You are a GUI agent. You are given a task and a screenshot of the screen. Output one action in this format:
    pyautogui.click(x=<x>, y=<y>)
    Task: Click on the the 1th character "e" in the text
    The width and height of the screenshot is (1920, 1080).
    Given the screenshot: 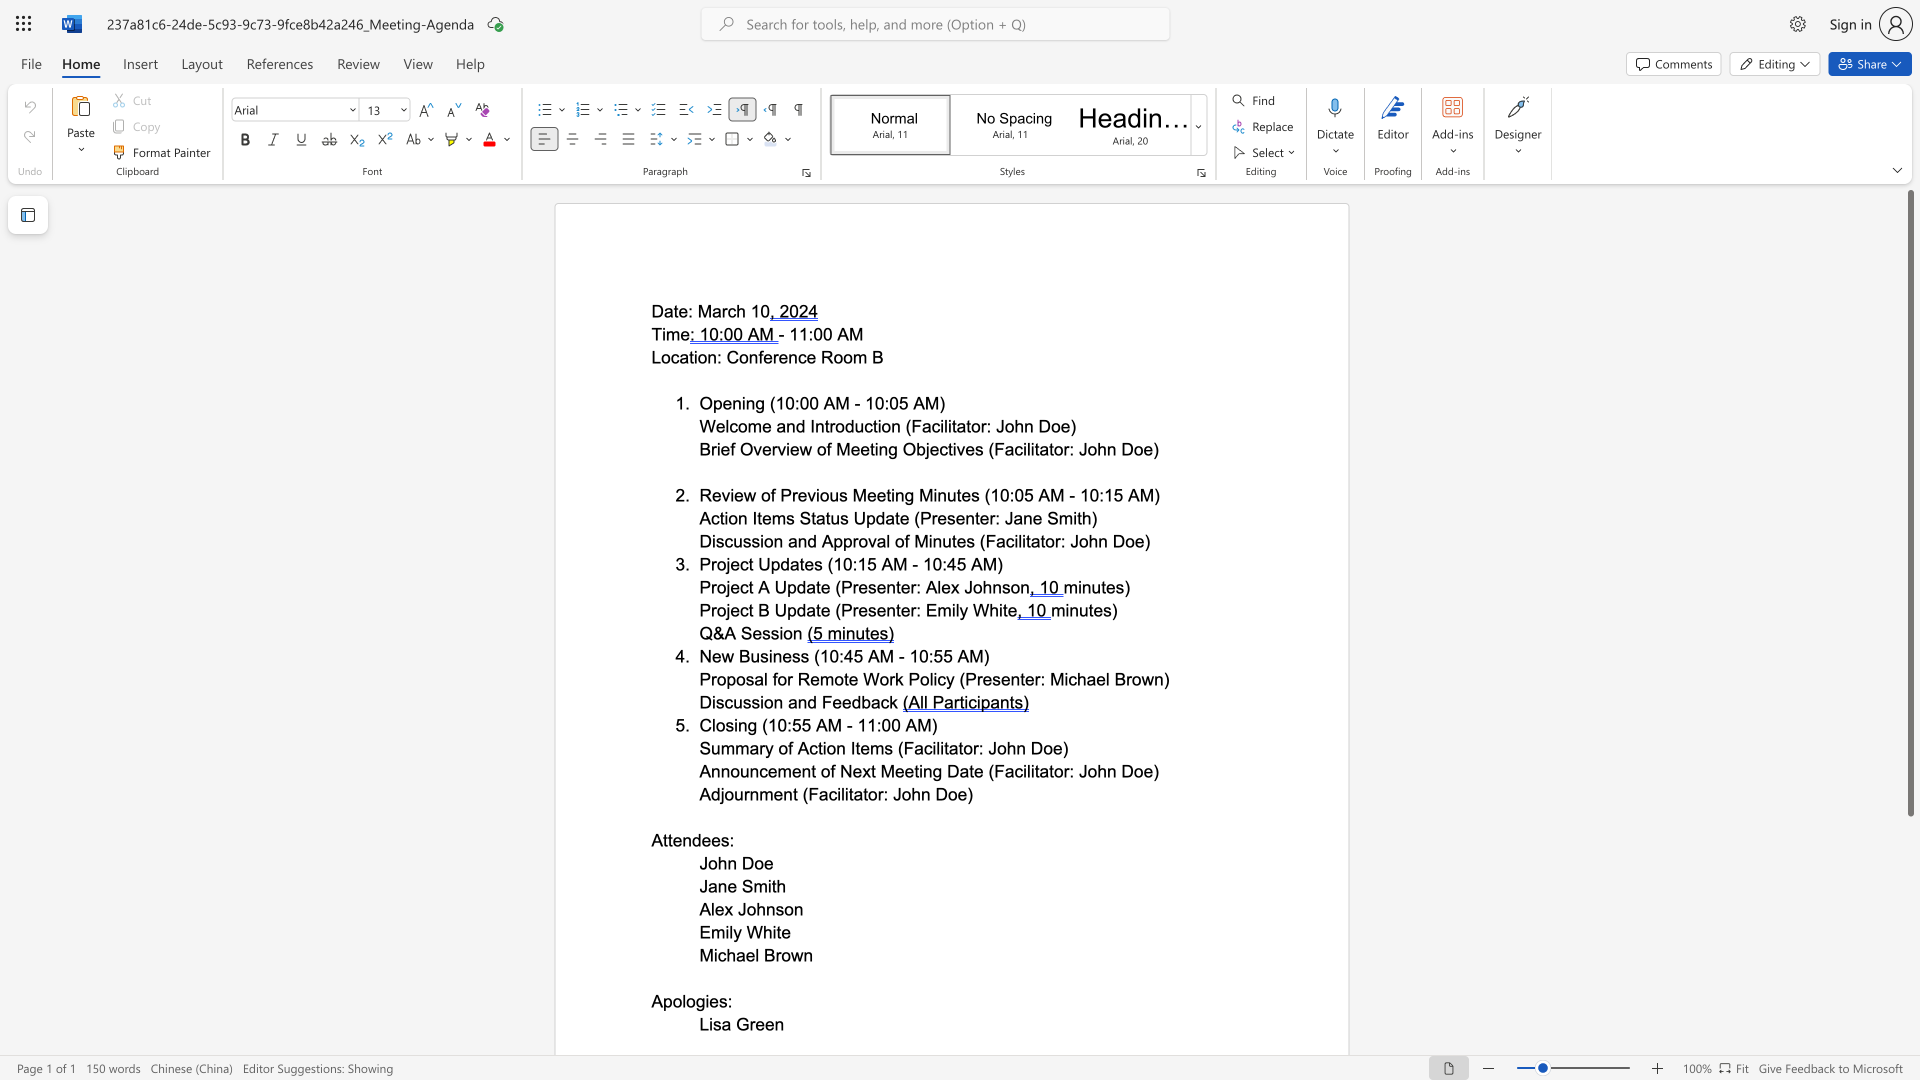 What is the action you would take?
    pyautogui.click(x=756, y=633)
    